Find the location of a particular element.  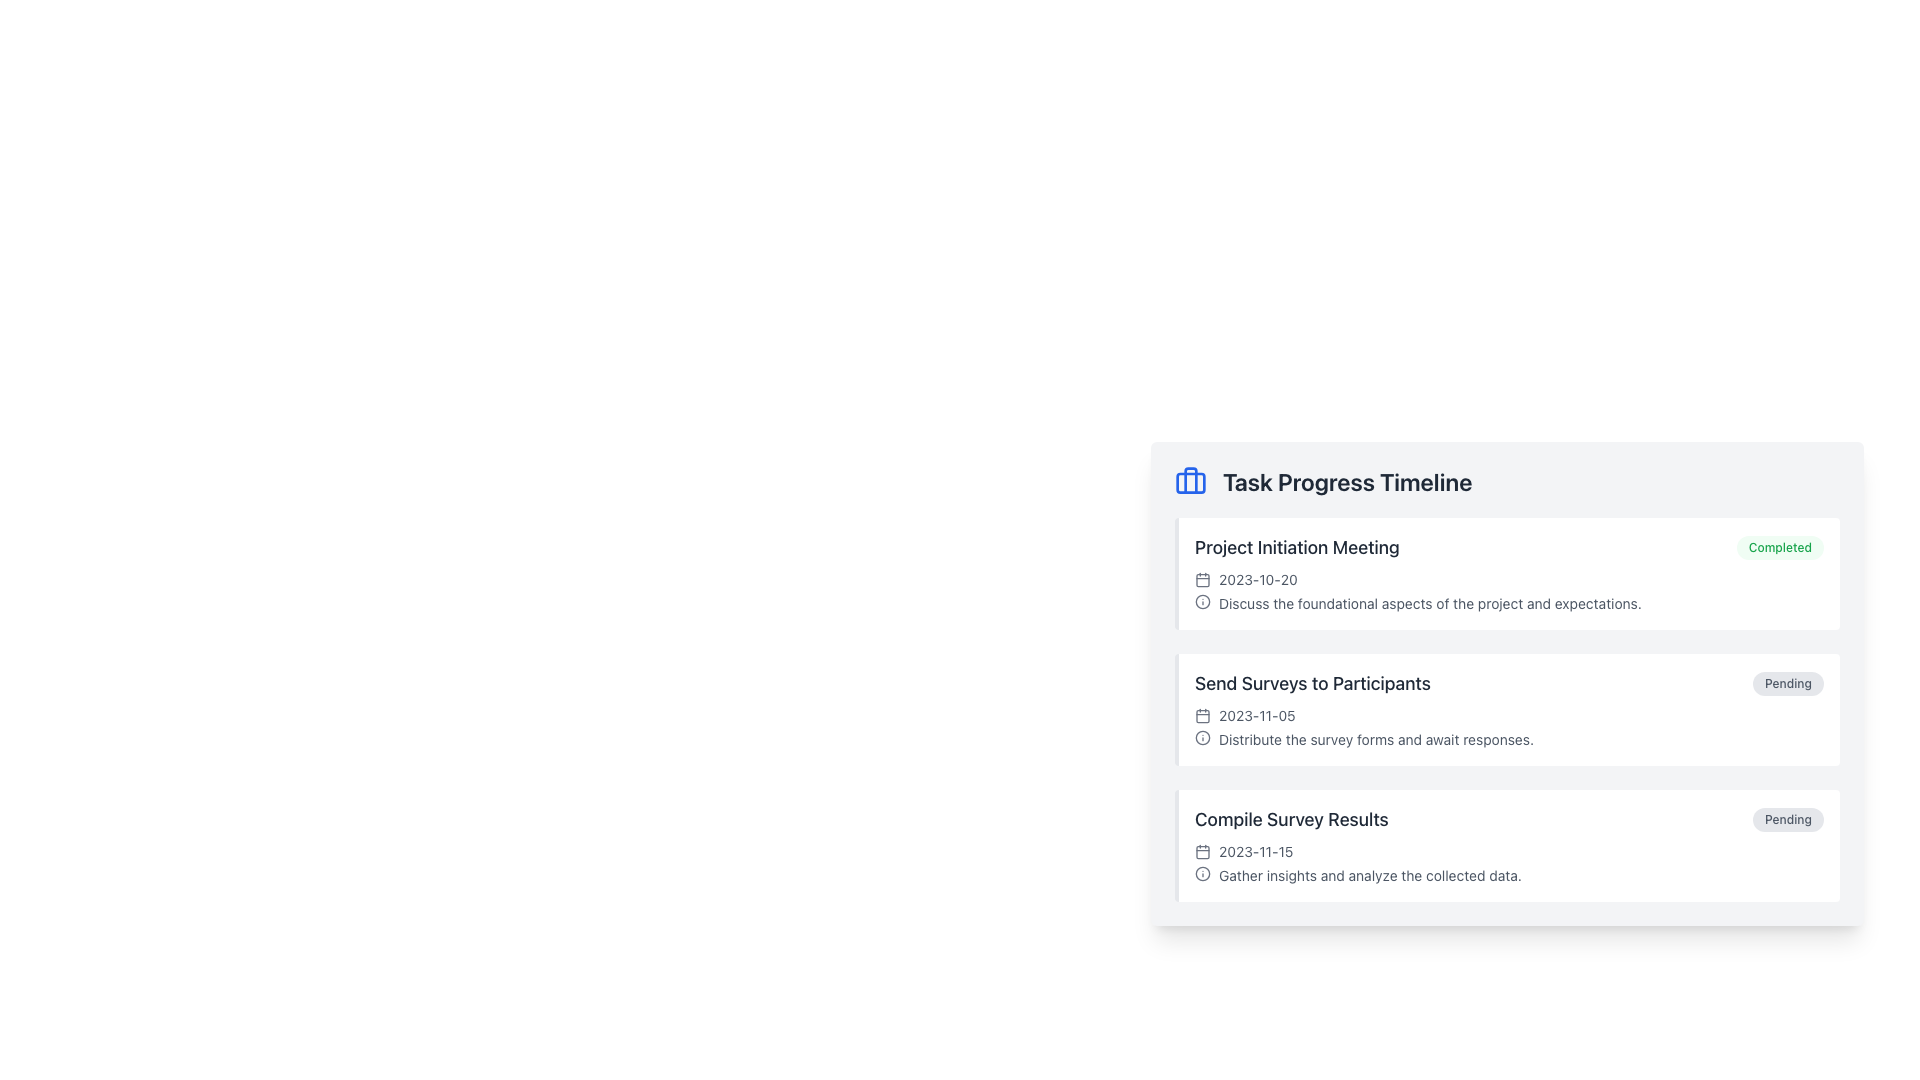

the circular graphical component in the SVG element, which is styled consistently with other vector graphics and is centrally positioned among its siblings is located at coordinates (1202, 737).